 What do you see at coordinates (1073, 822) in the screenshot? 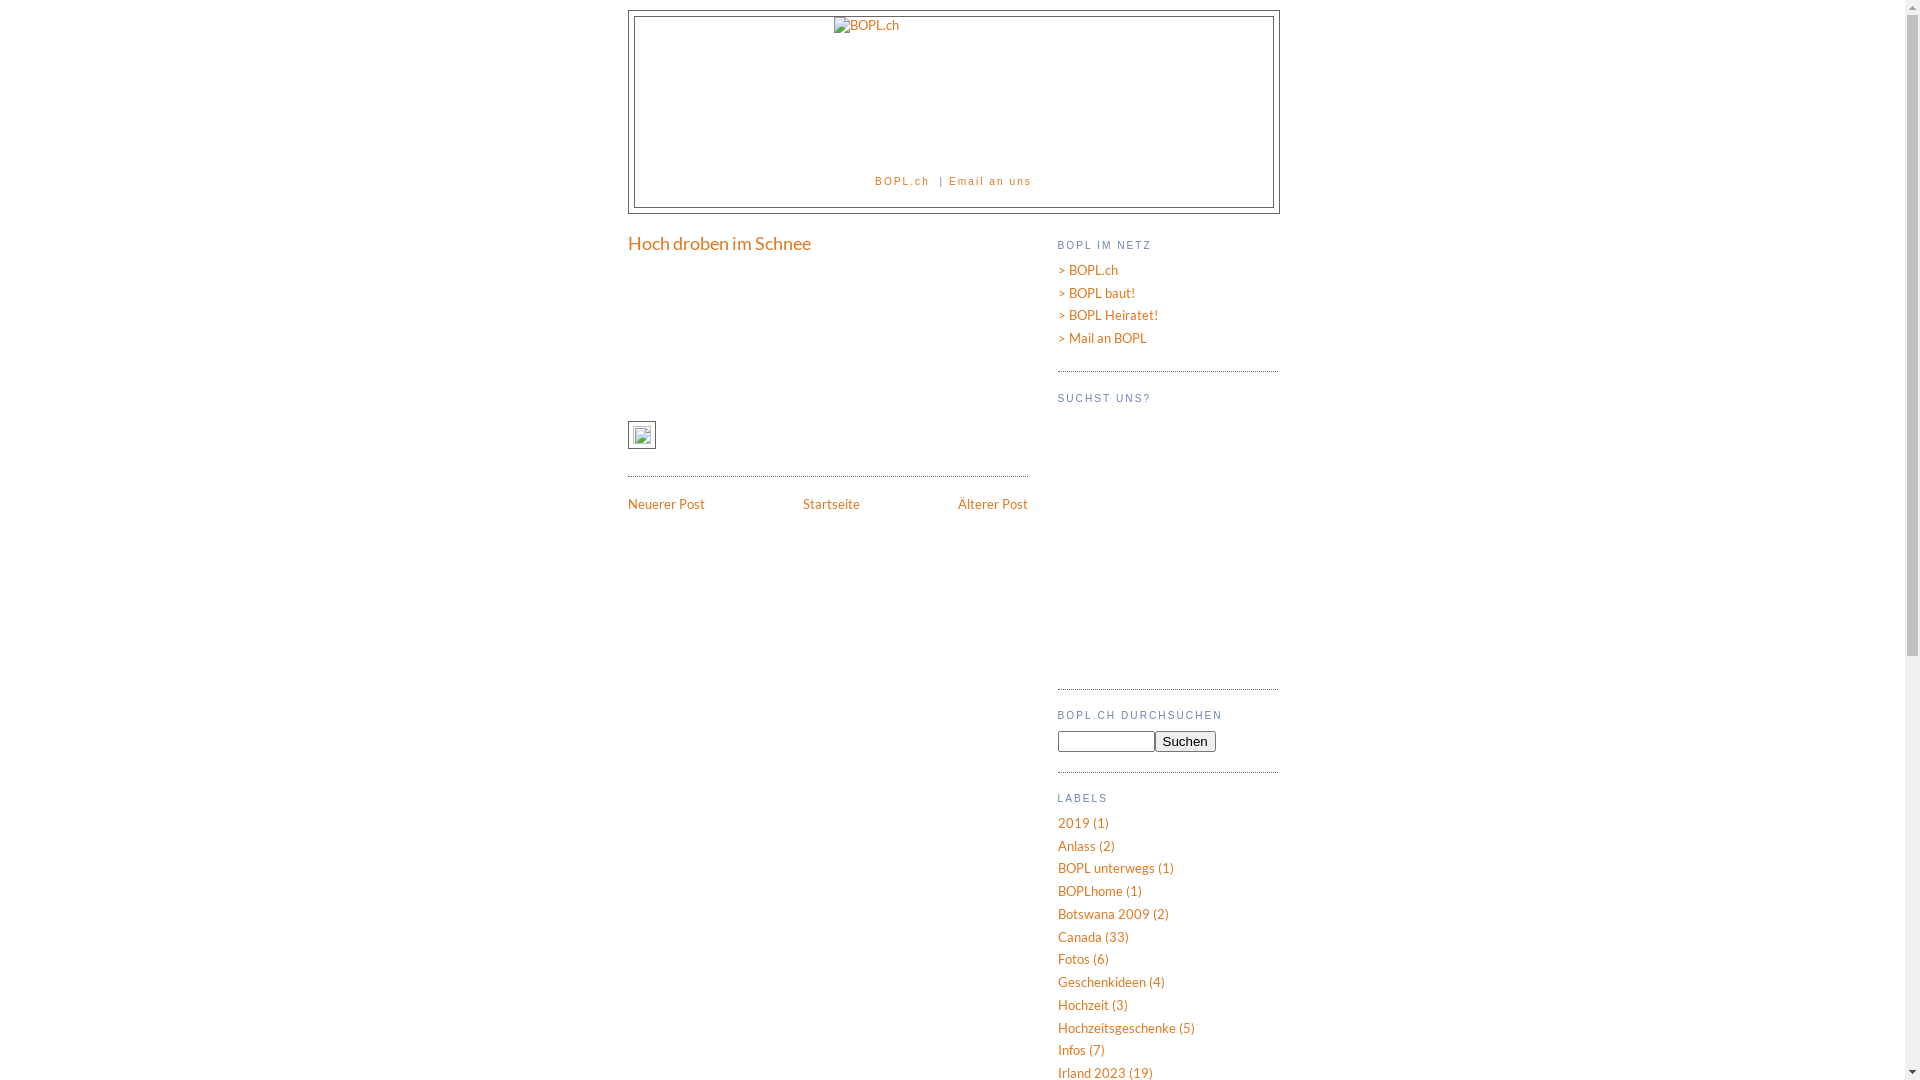
I see `'2019'` at bounding box center [1073, 822].